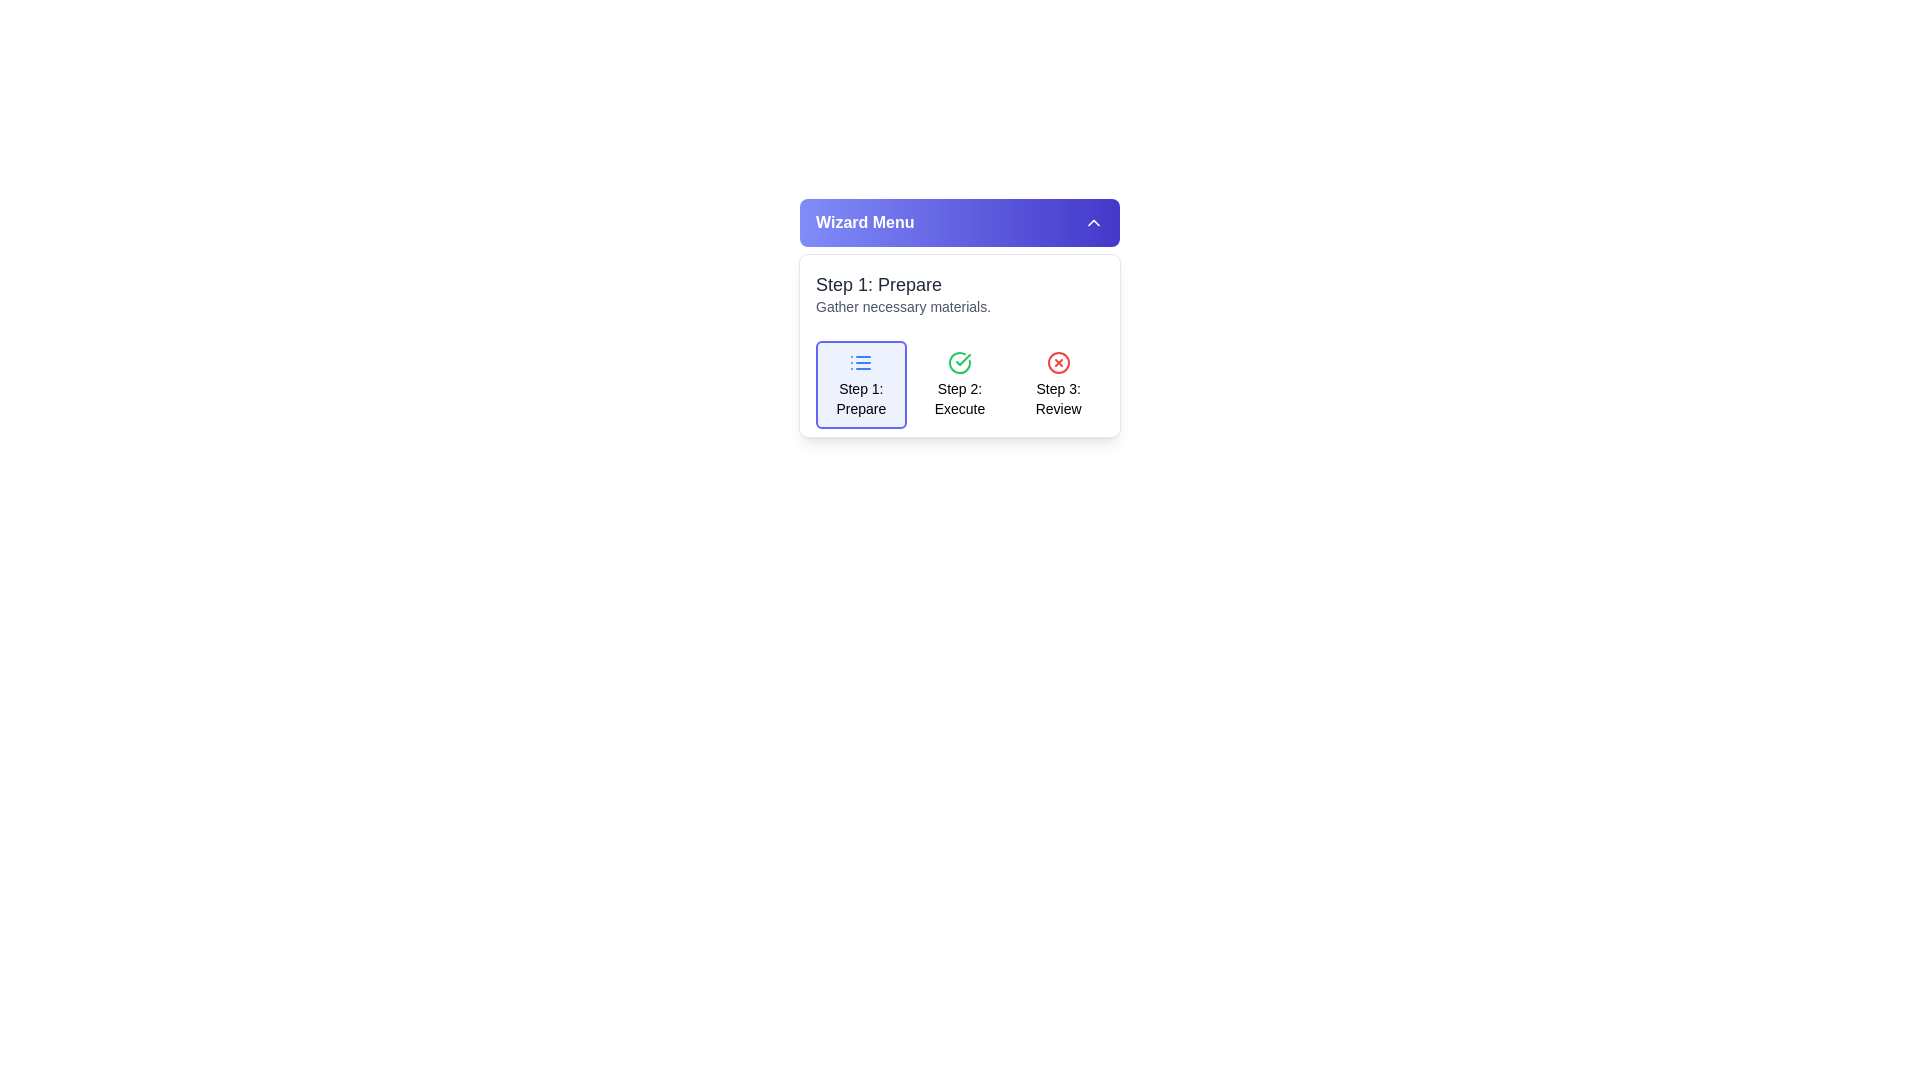 The height and width of the screenshot is (1080, 1920). Describe the element at coordinates (861, 398) in the screenshot. I see `the text label that reads 'Step 1: Prepare', which is displayed in a standard sans-serif font in black, located below a blue list icon on a card interface with a light indigo background` at that location.